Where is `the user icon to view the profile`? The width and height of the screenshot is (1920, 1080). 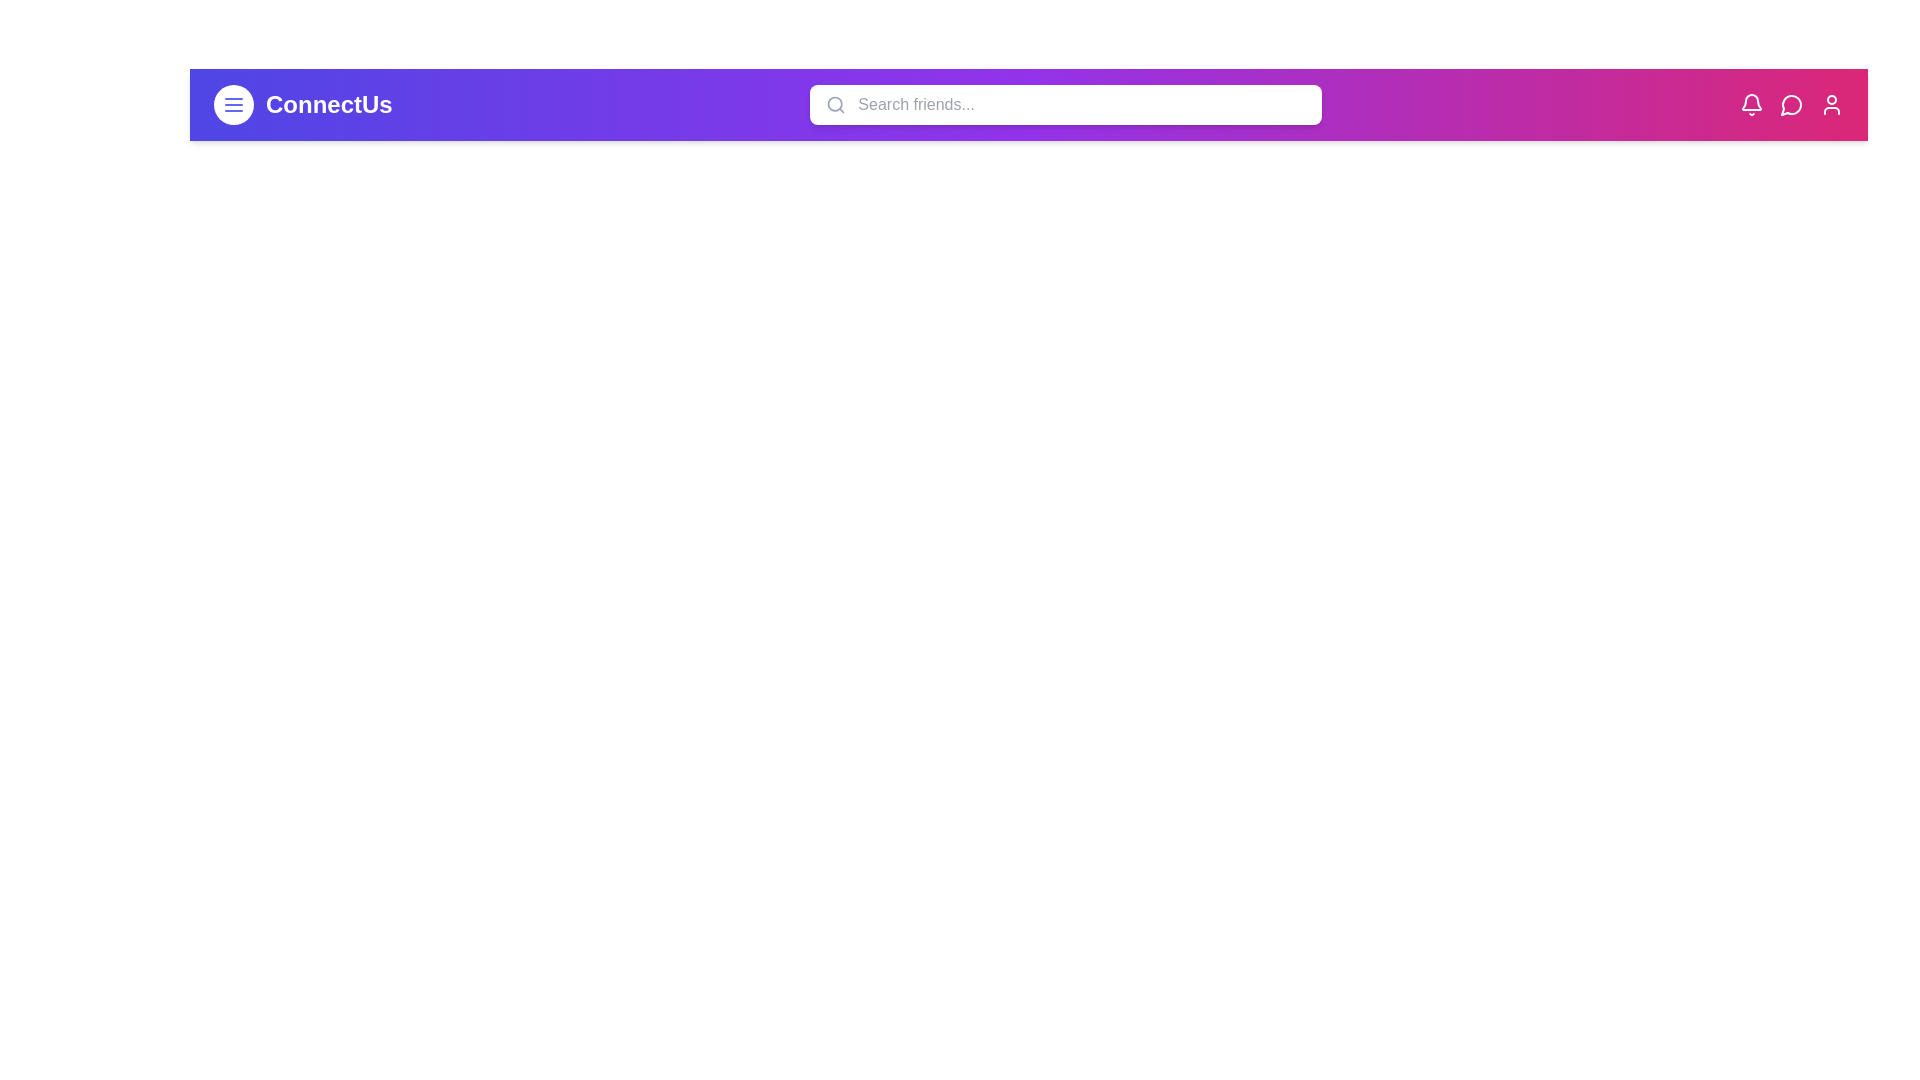
the user icon to view the profile is located at coordinates (1832, 104).